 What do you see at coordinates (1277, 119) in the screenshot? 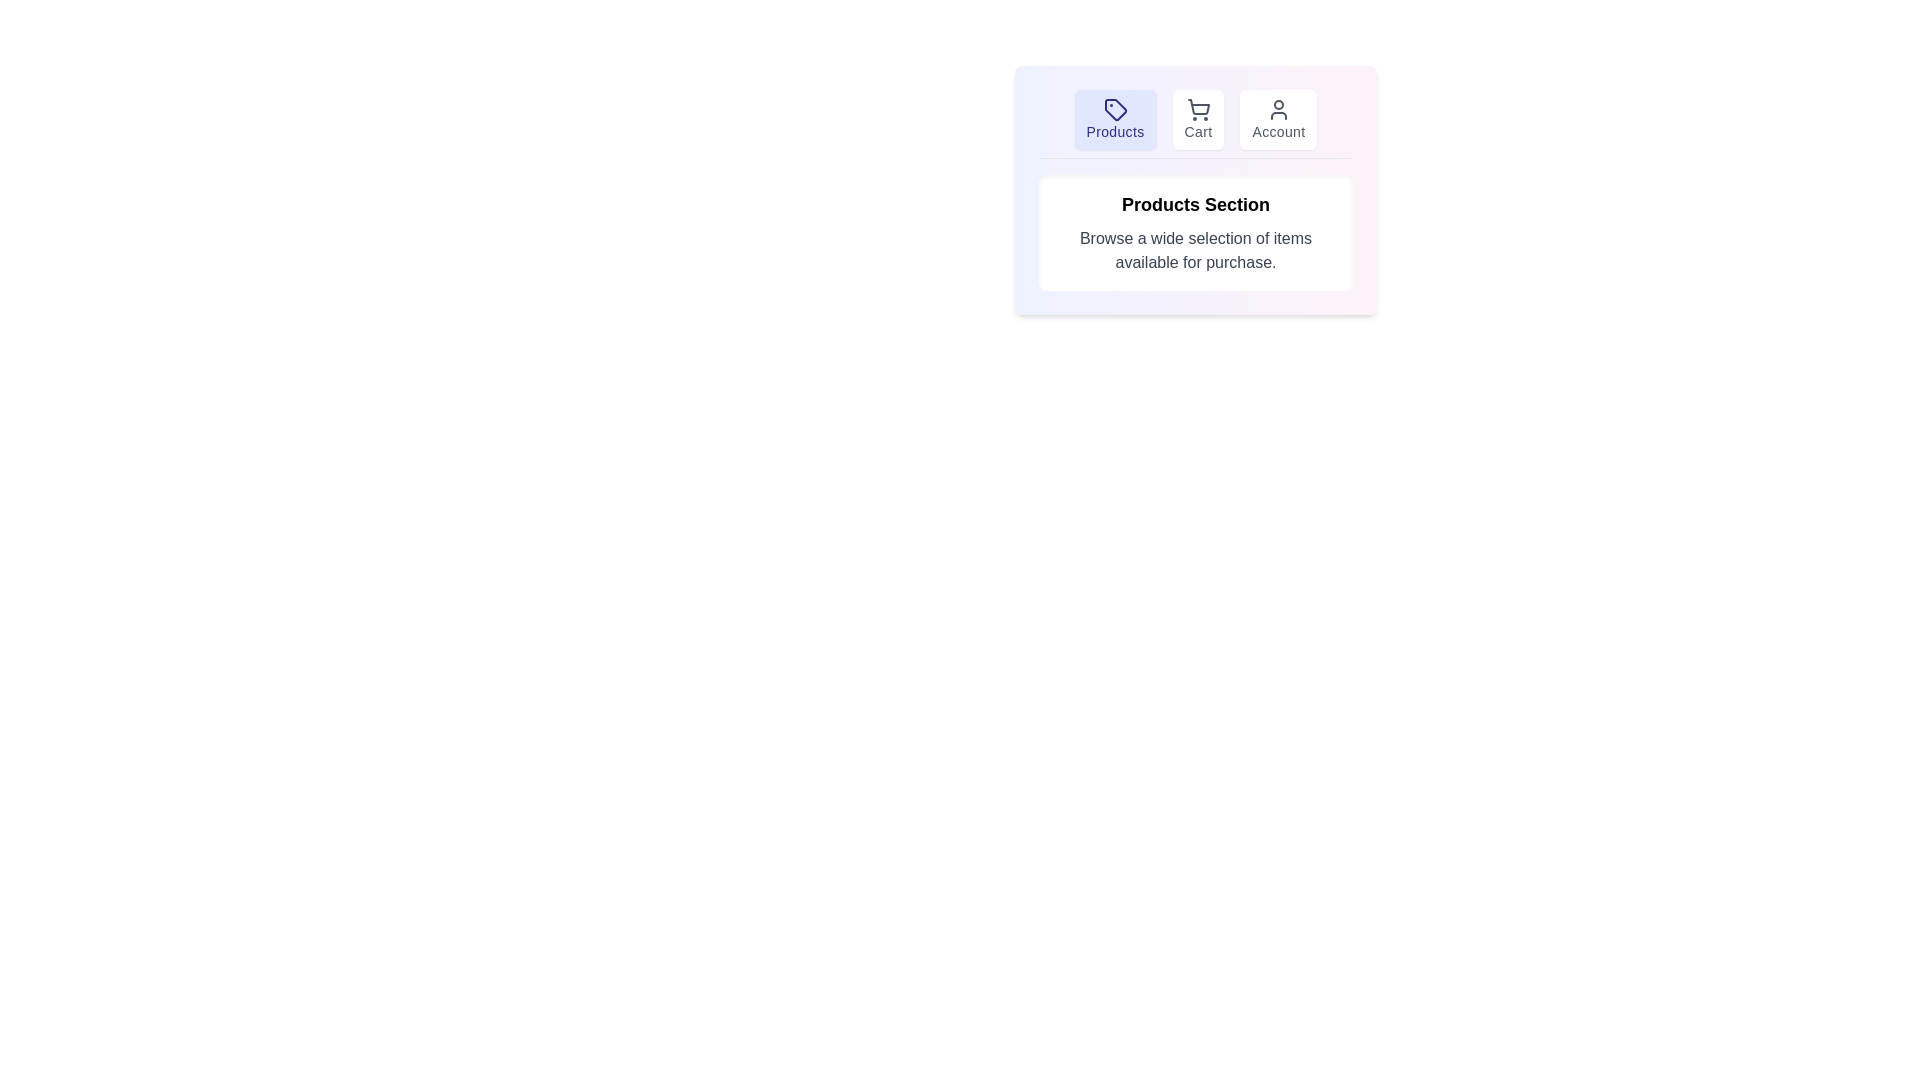
I see `the Account tab to navigate to its content` at bounding box center [1277, 119].